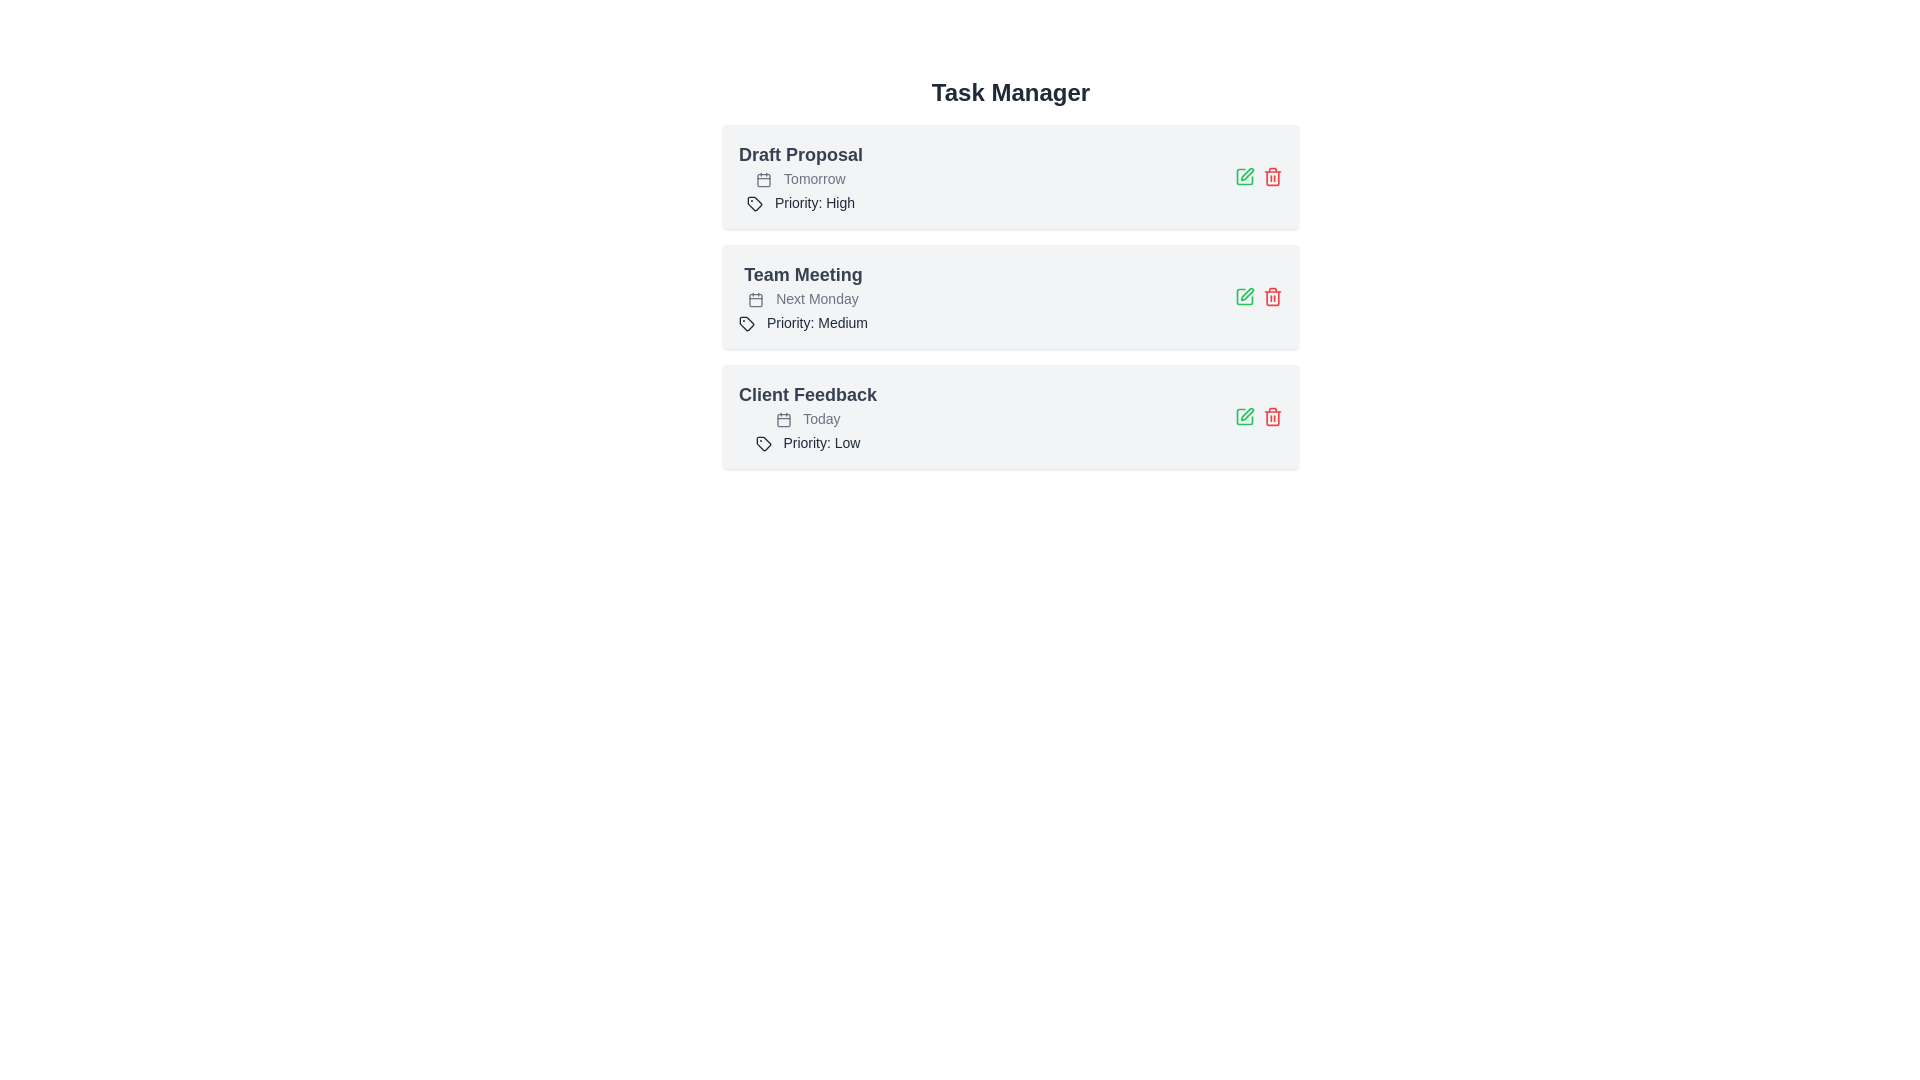 The image size is (1920, 1080). What do you see at coordinates (1243, 176) in the screenshot?
I see `the square-shaped icon with a bold outline located in the second task item 'Team Meeting' in the third column of icons` at bounding box center [1243, 176].